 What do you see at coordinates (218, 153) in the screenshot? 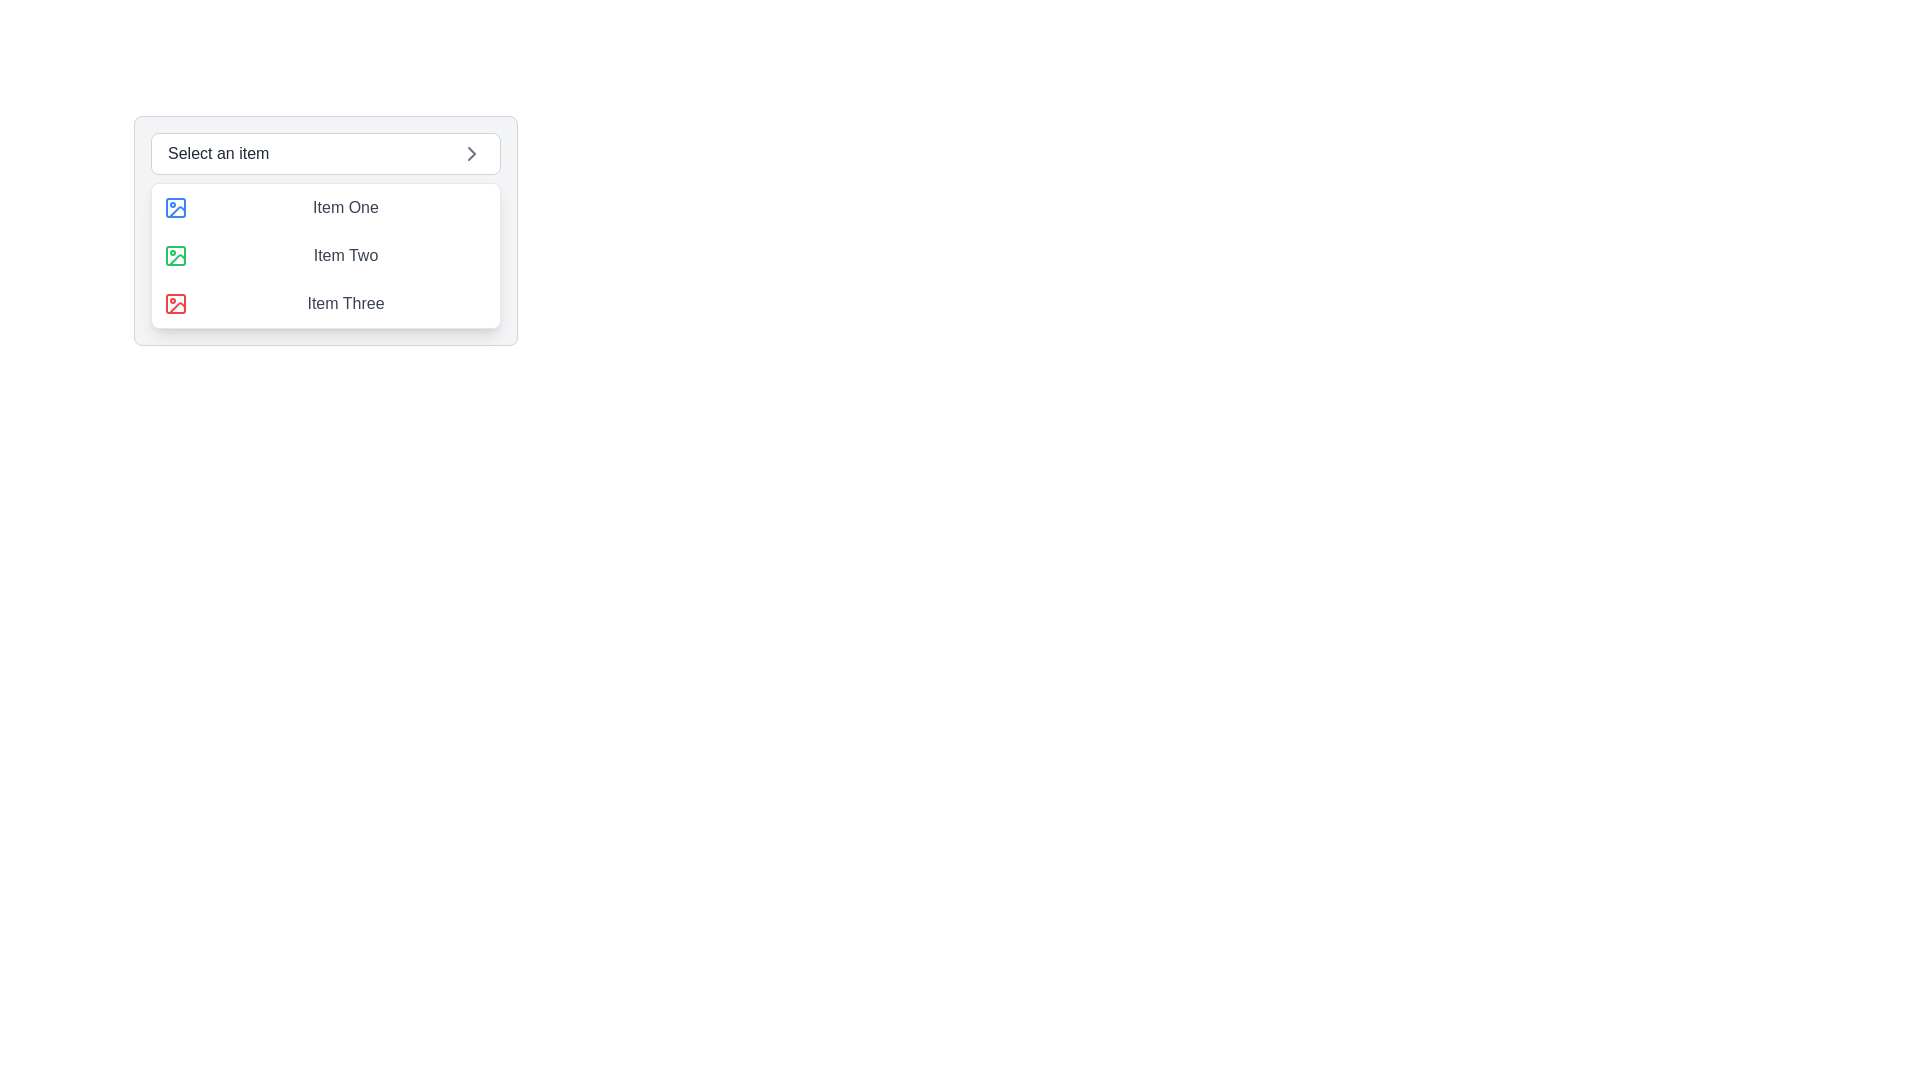
I see `the leftmost text label in the dropdown menu, which guides the user to make a selection` at bounding box center [218, 153].